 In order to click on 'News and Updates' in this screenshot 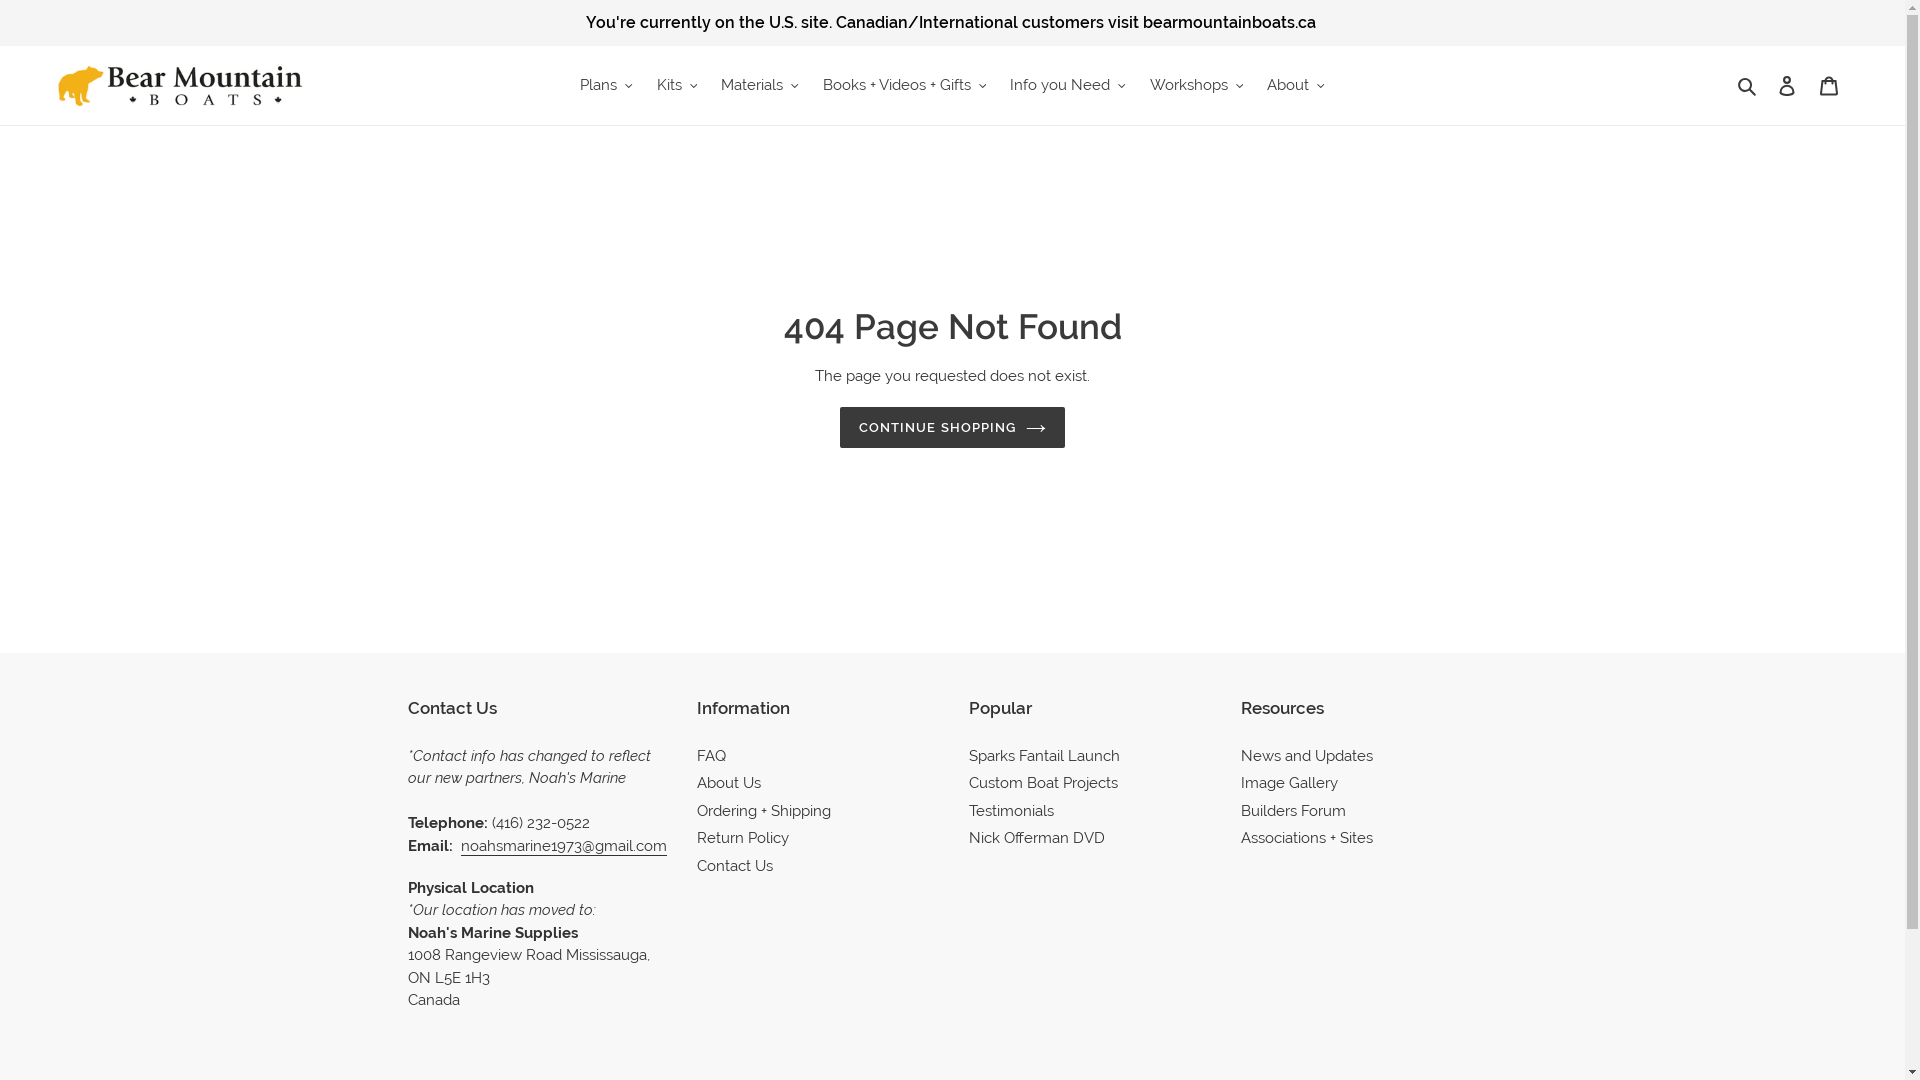, I will do `click(1306, 756)`.